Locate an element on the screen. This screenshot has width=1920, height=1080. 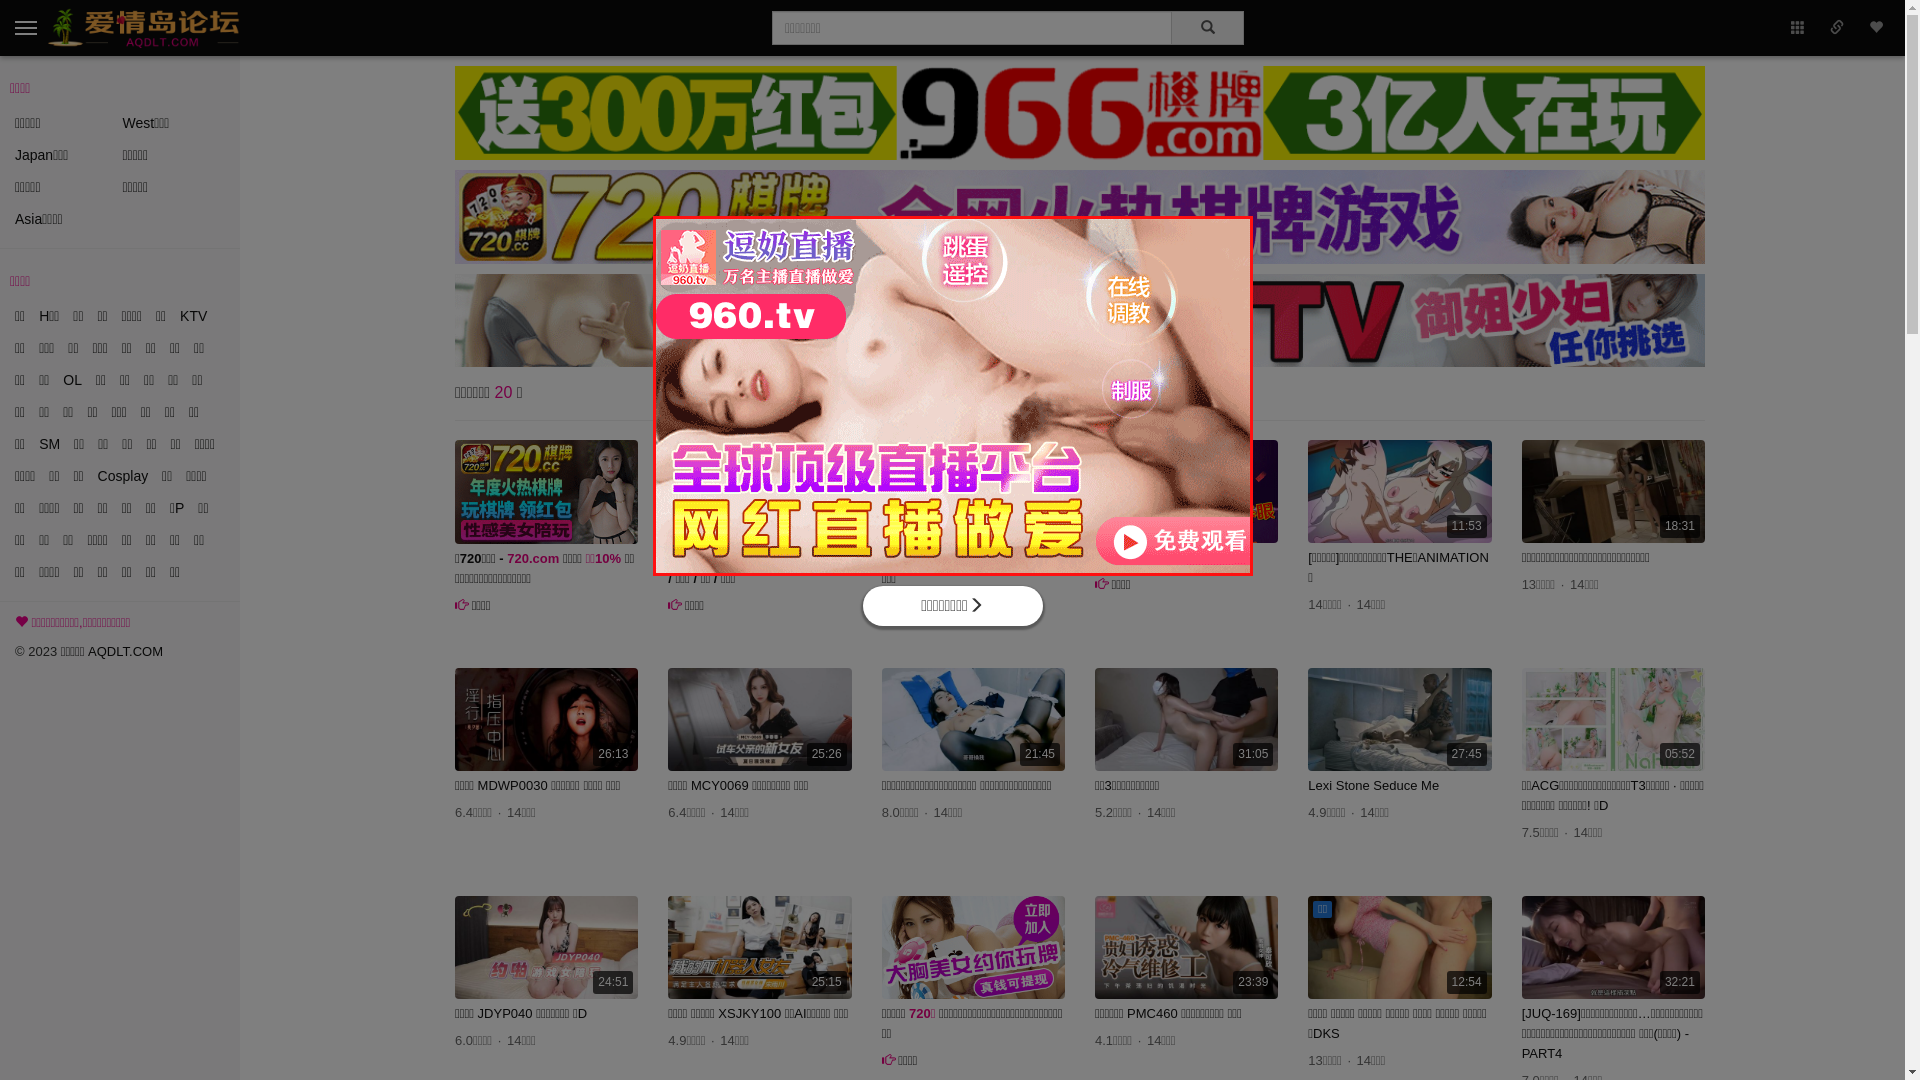
'SM' is located at coordinates (49, 442).